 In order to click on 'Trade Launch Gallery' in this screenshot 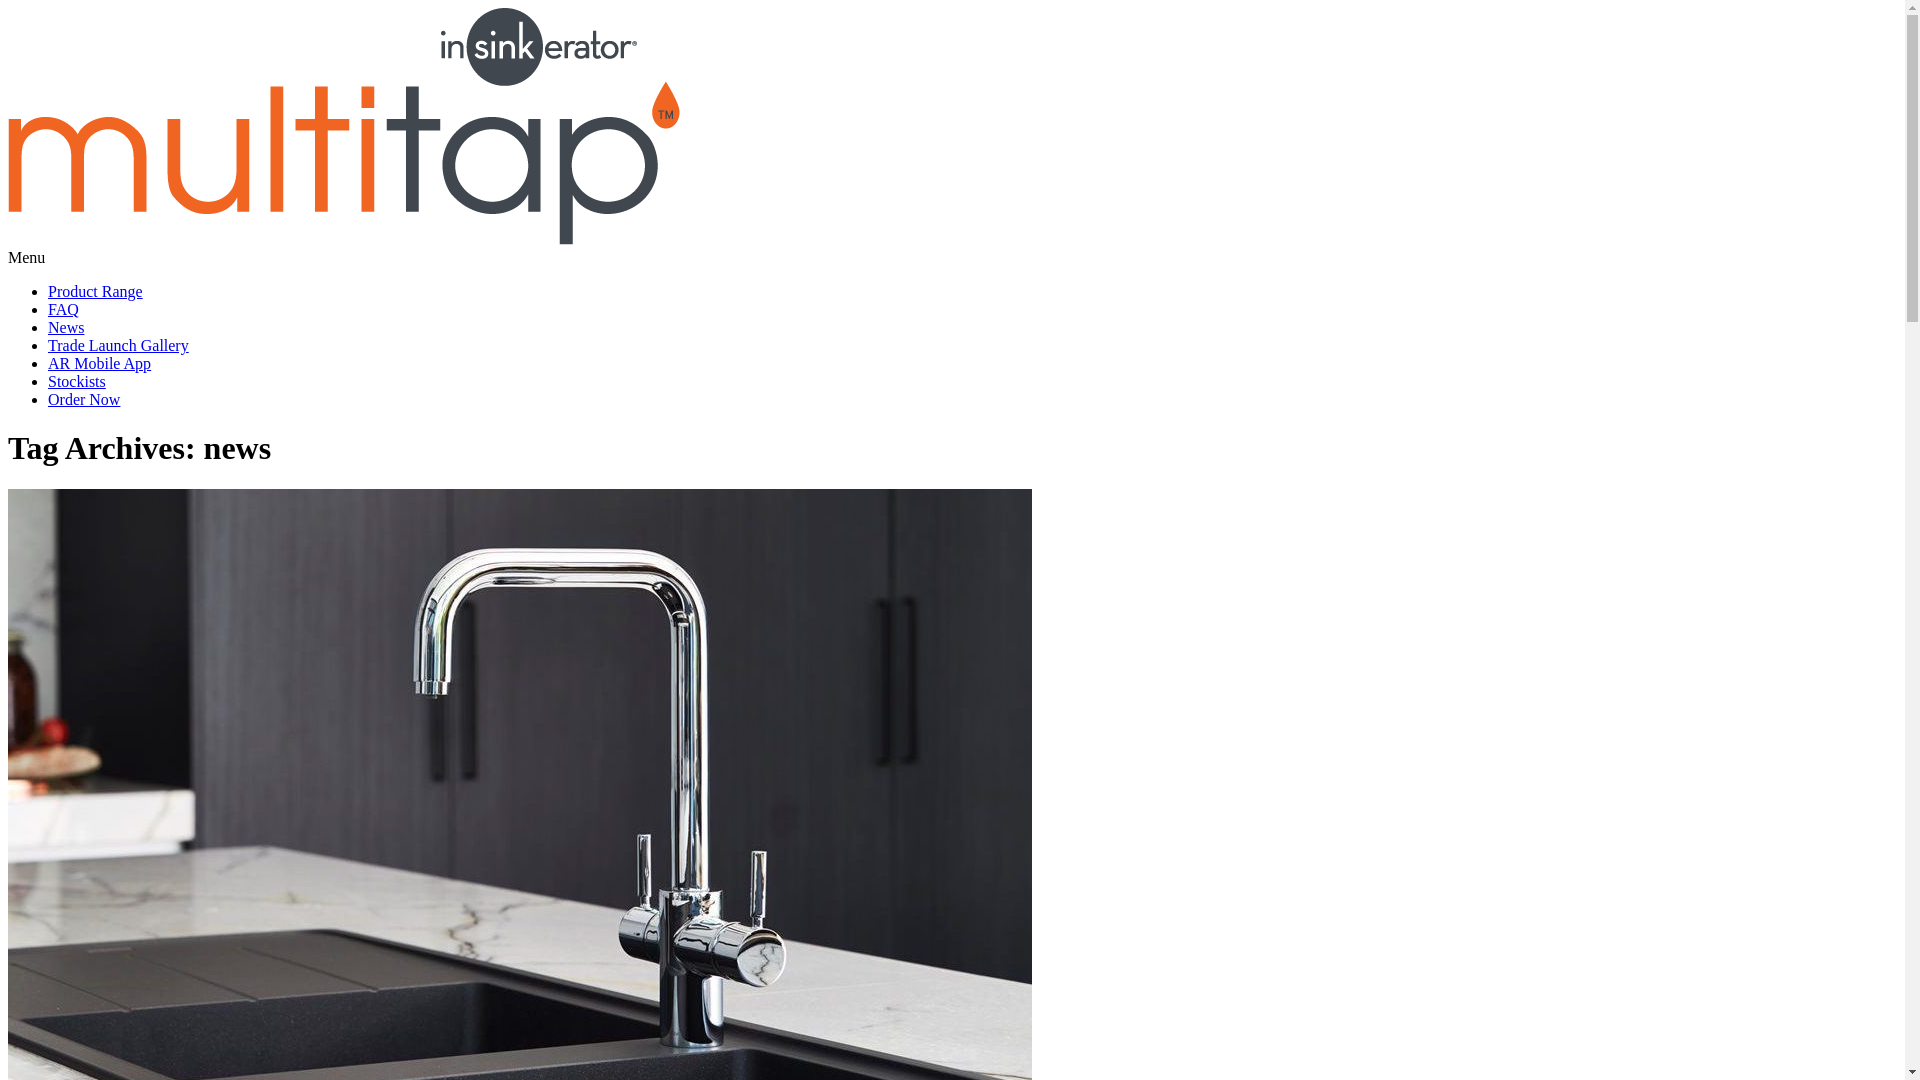, I will do `click(117, 344)`.